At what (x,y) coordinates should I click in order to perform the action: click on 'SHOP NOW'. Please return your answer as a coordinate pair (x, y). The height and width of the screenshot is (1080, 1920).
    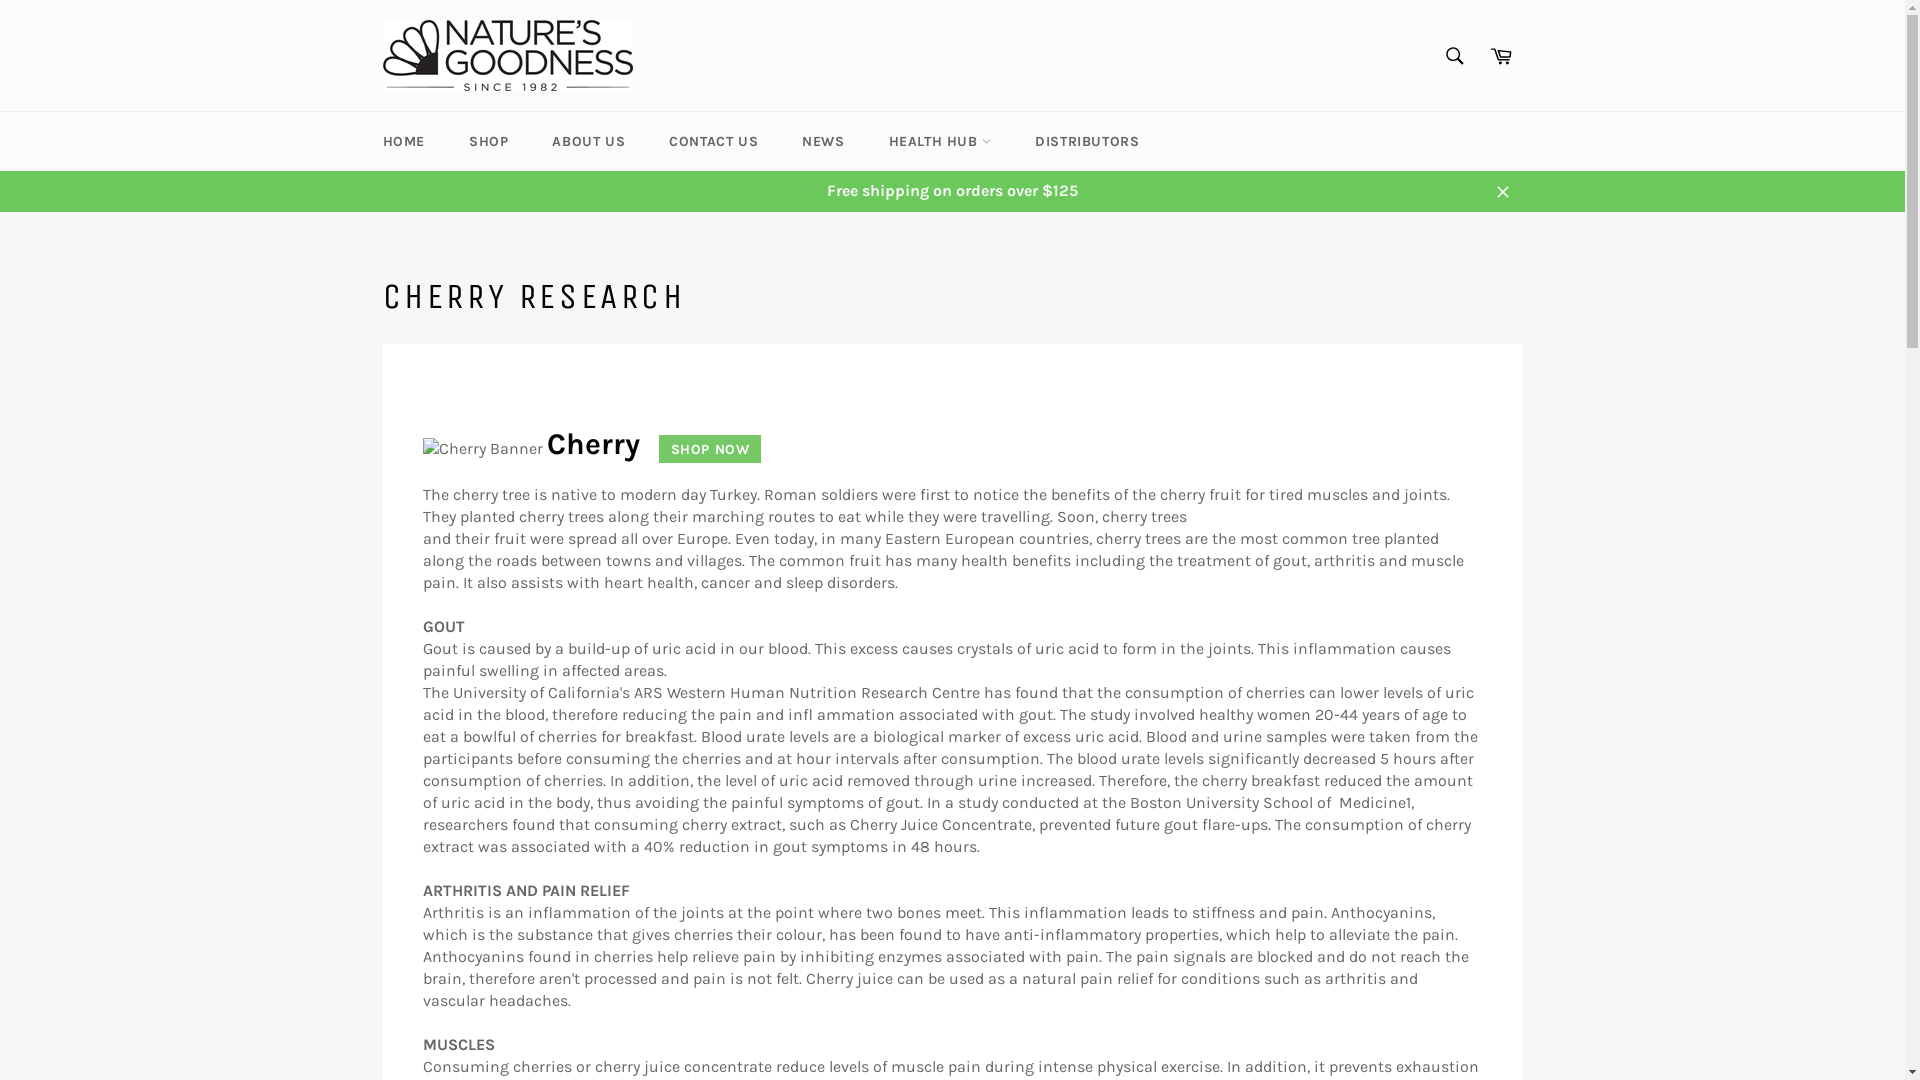
    Looking at the image, I should click on (702, 447).